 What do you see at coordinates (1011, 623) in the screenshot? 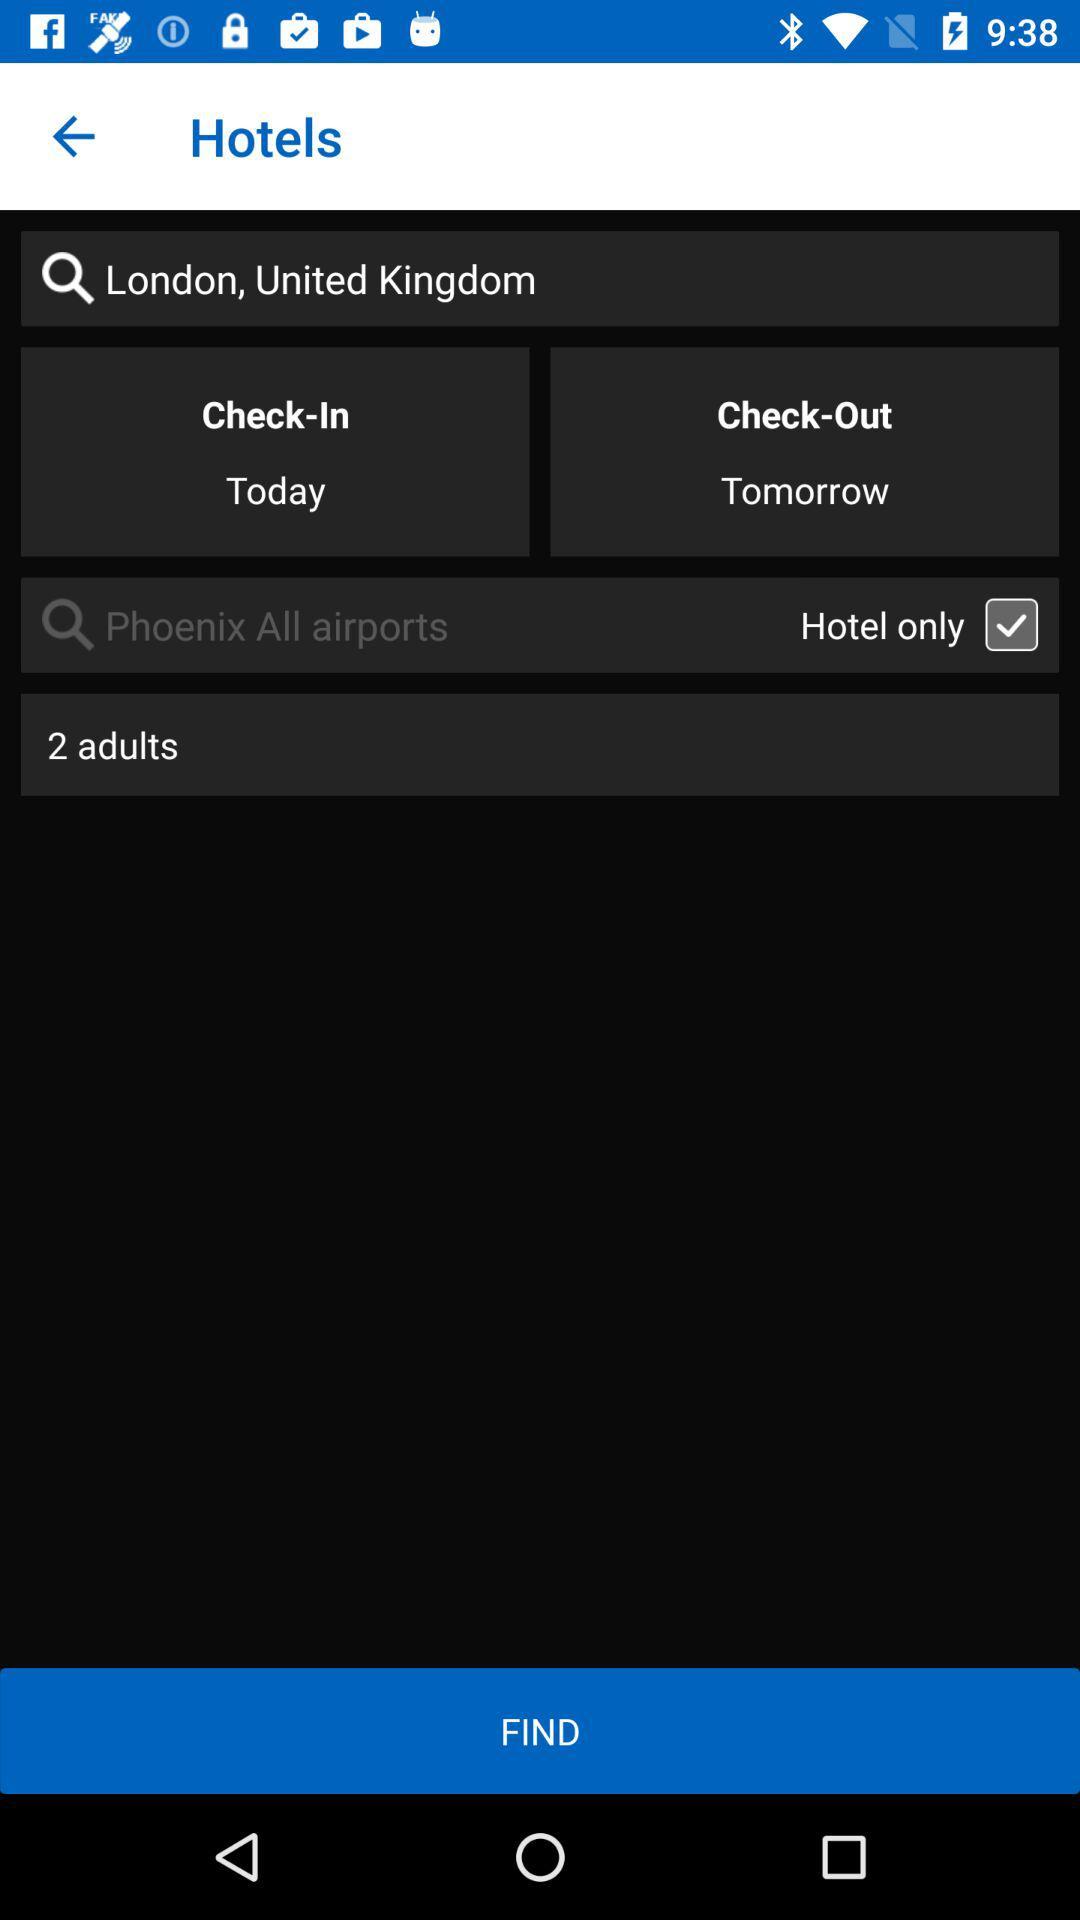
I see `box which is right hand side of text hotel only` at bounding box center [1011, 623].